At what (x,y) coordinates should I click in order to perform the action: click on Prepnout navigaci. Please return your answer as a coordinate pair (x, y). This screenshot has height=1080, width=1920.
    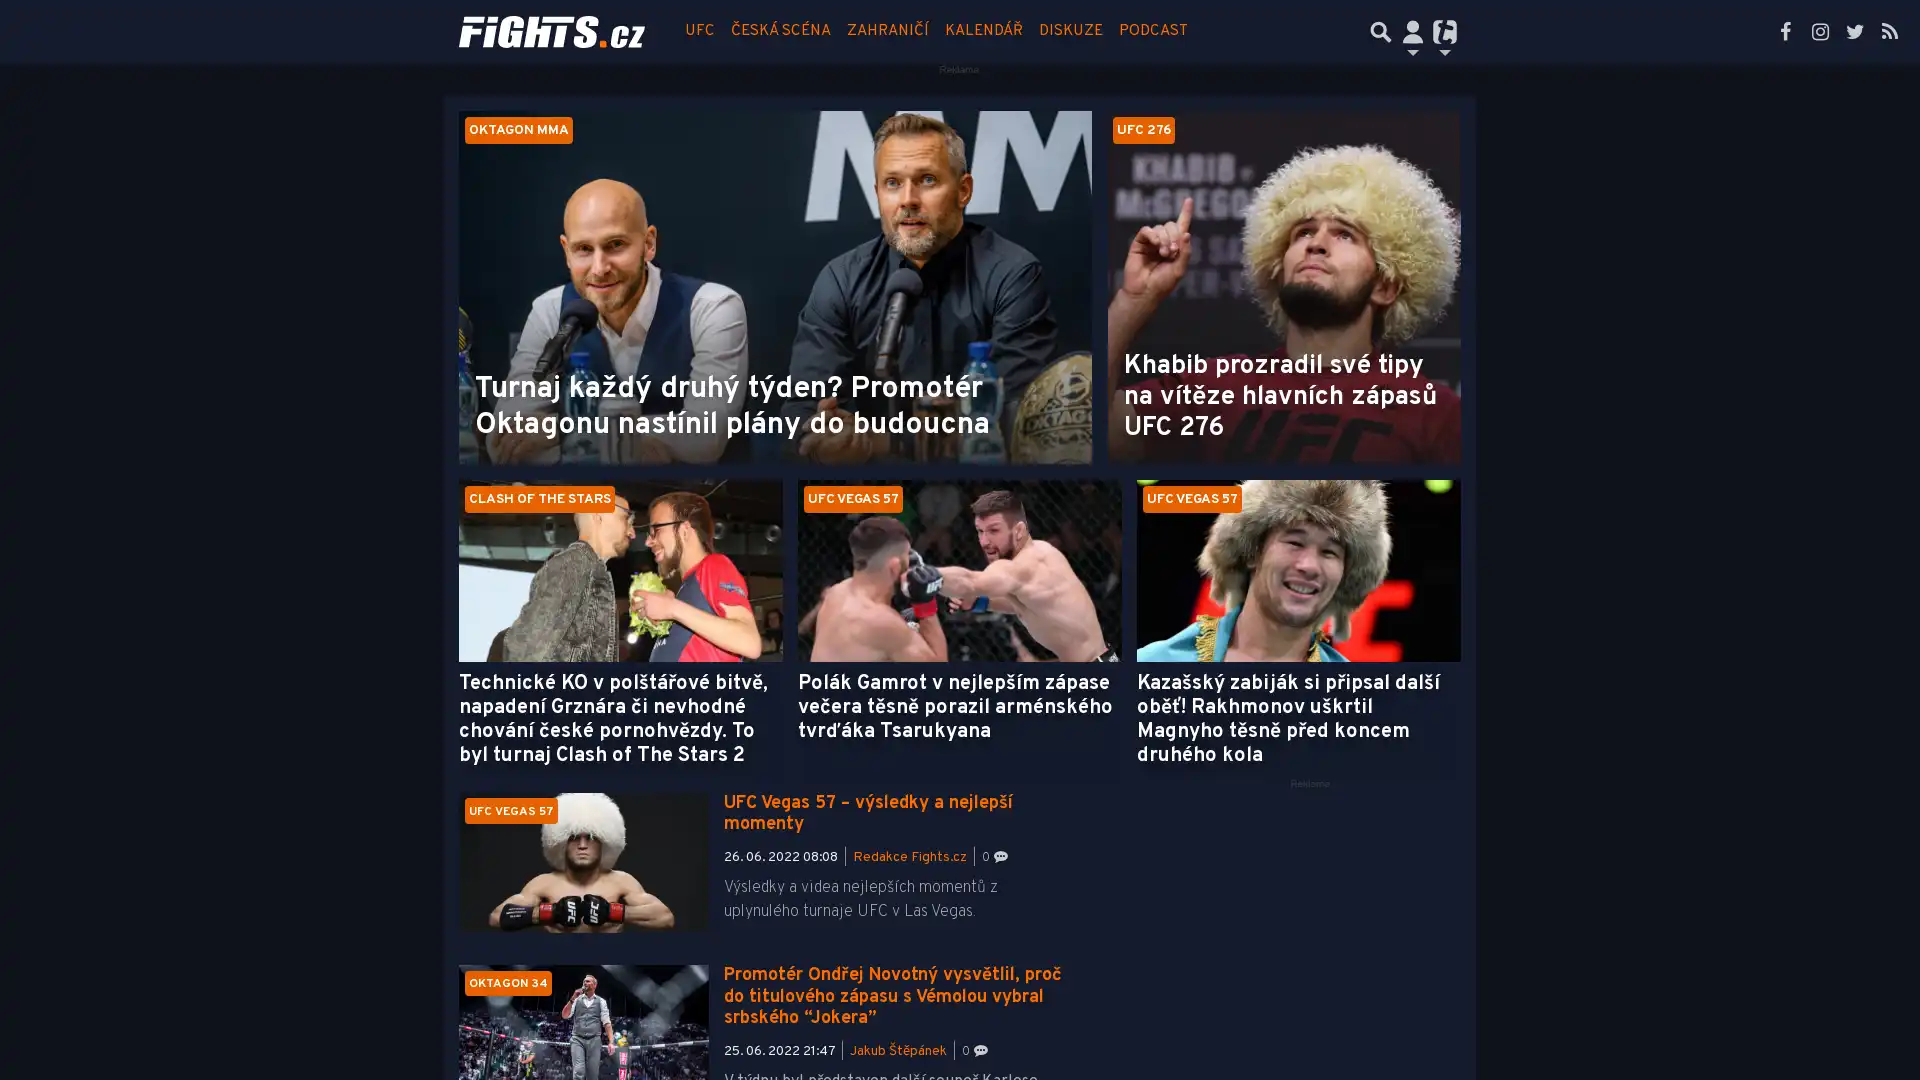
    Looking at the image, I should click on (1444, 31).